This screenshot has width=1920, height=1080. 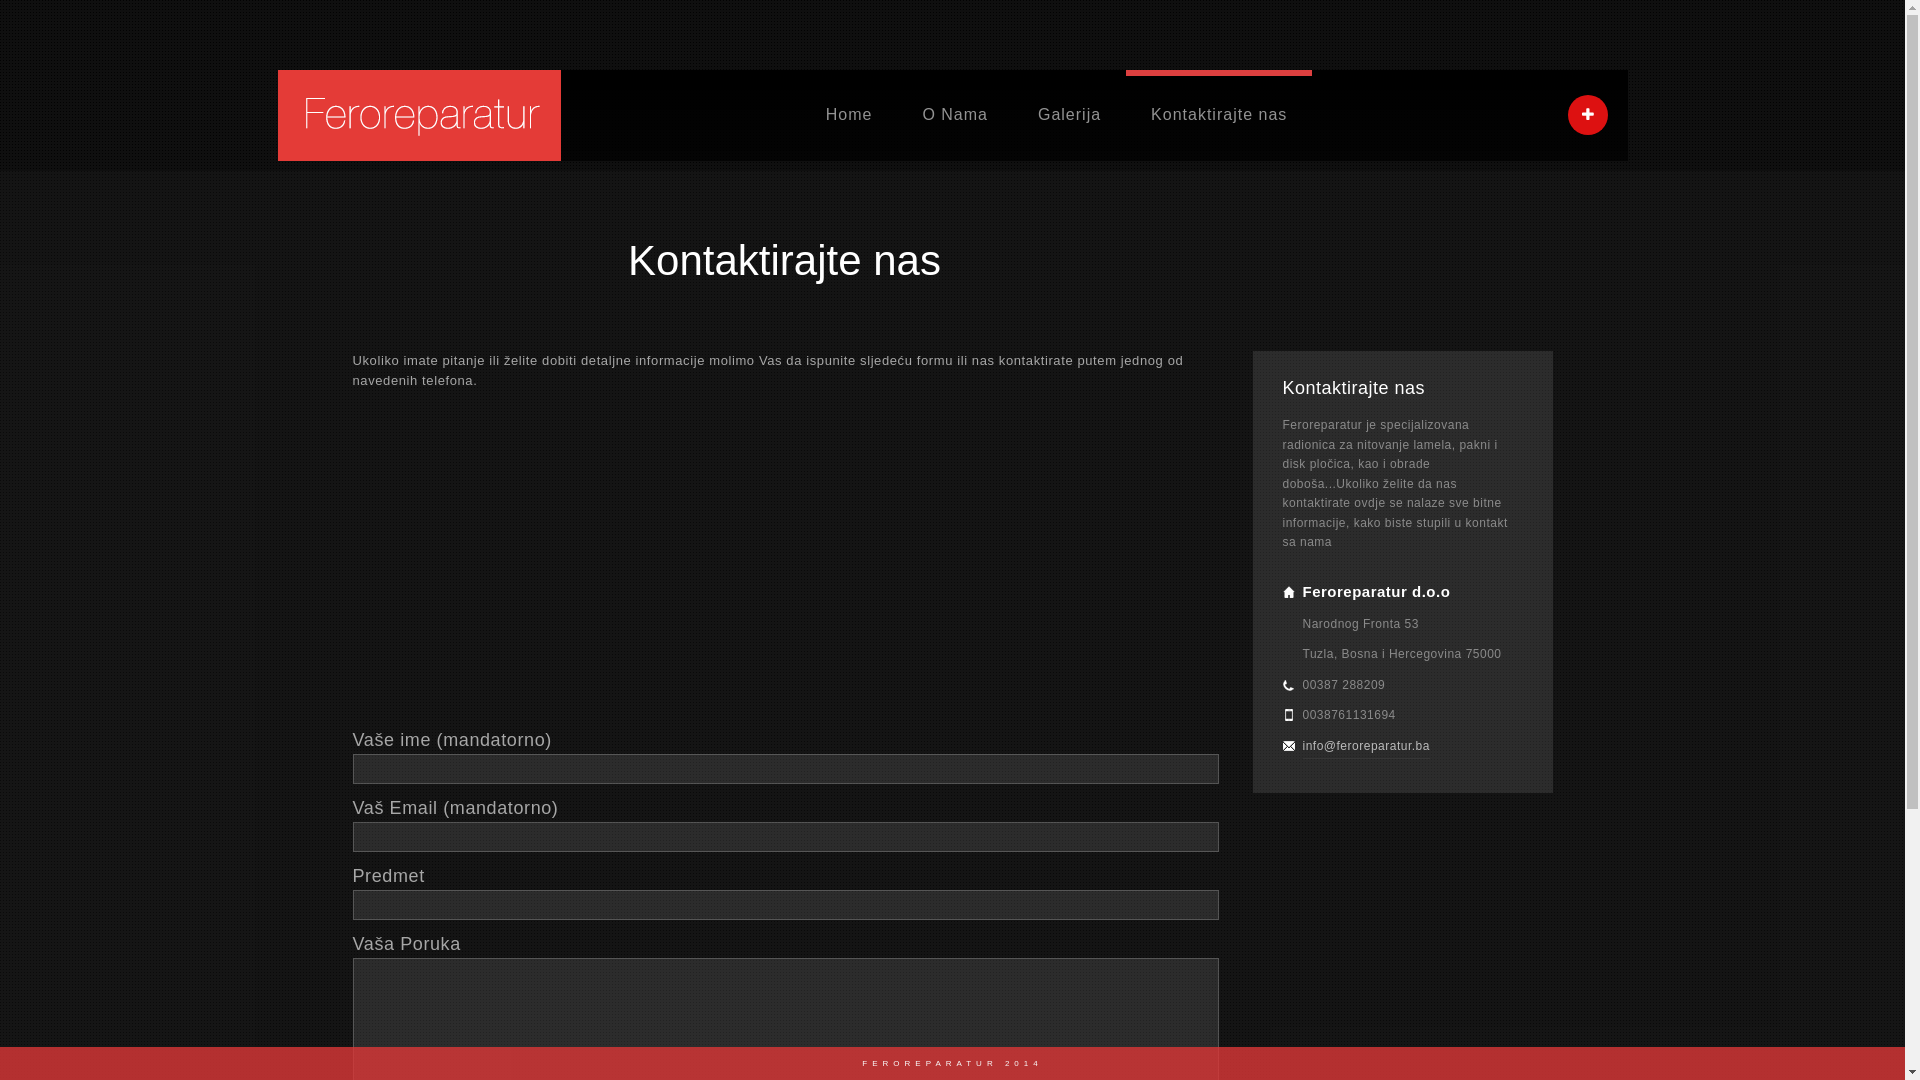 What do you see at coordinates (896, 115) in the screenshot?
I see `'O Nama'` at bounding box center [896, 115].